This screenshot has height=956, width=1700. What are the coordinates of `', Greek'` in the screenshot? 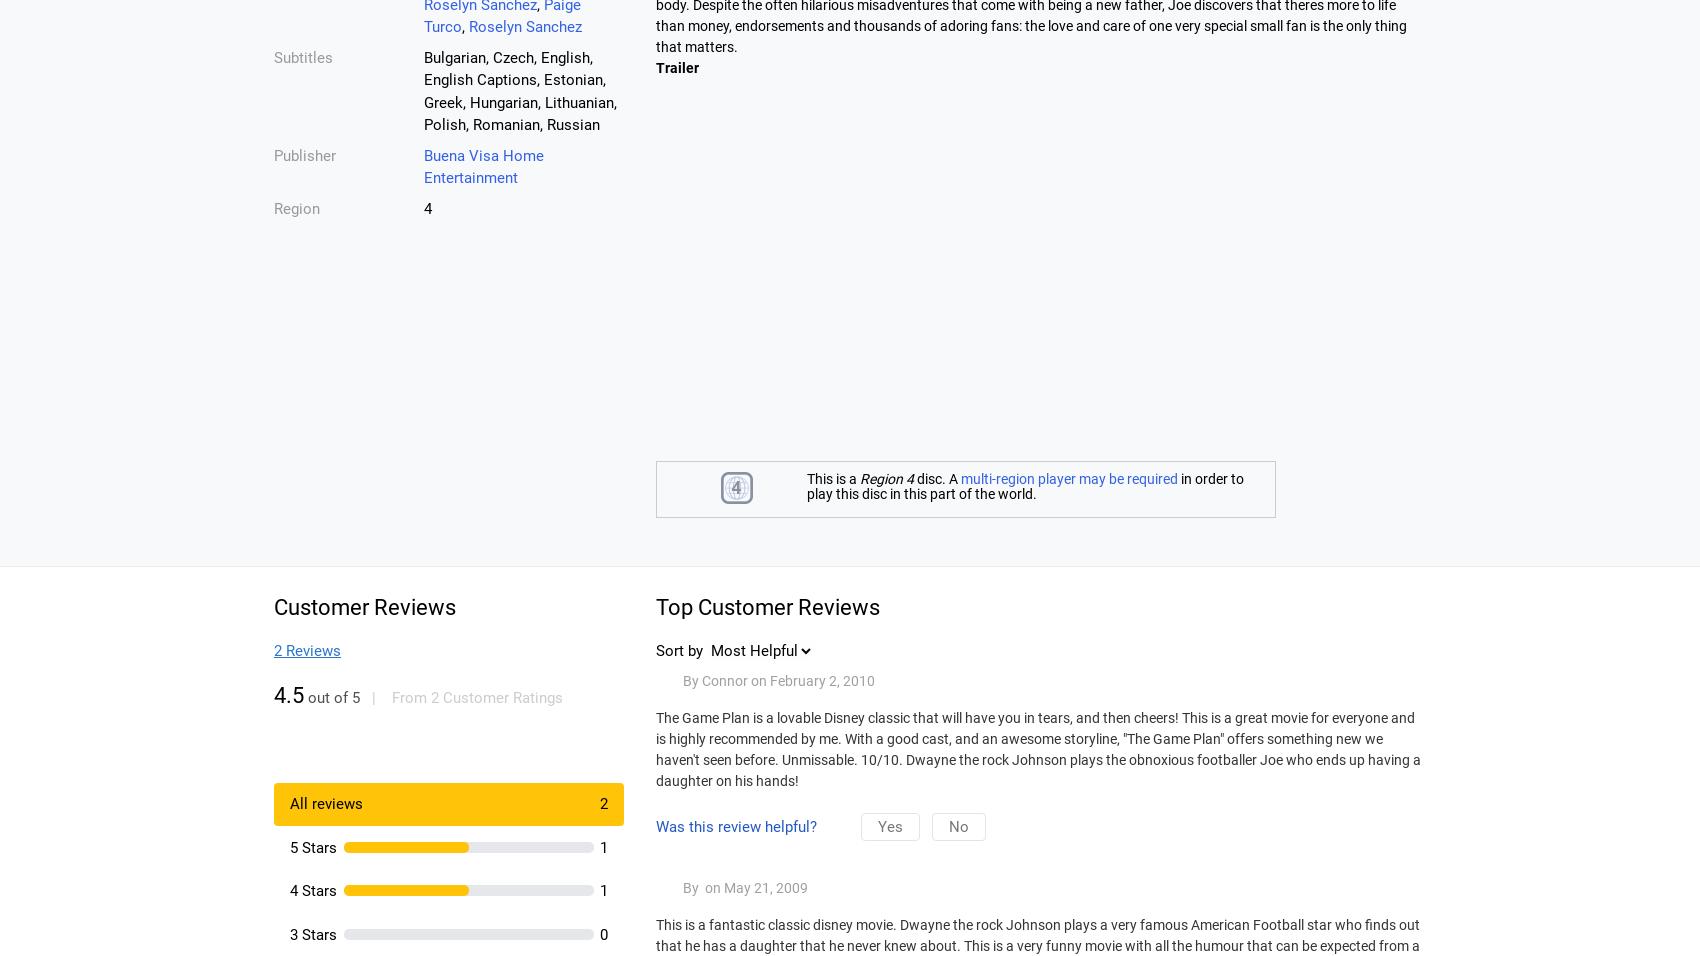 It's located at (422, 90).